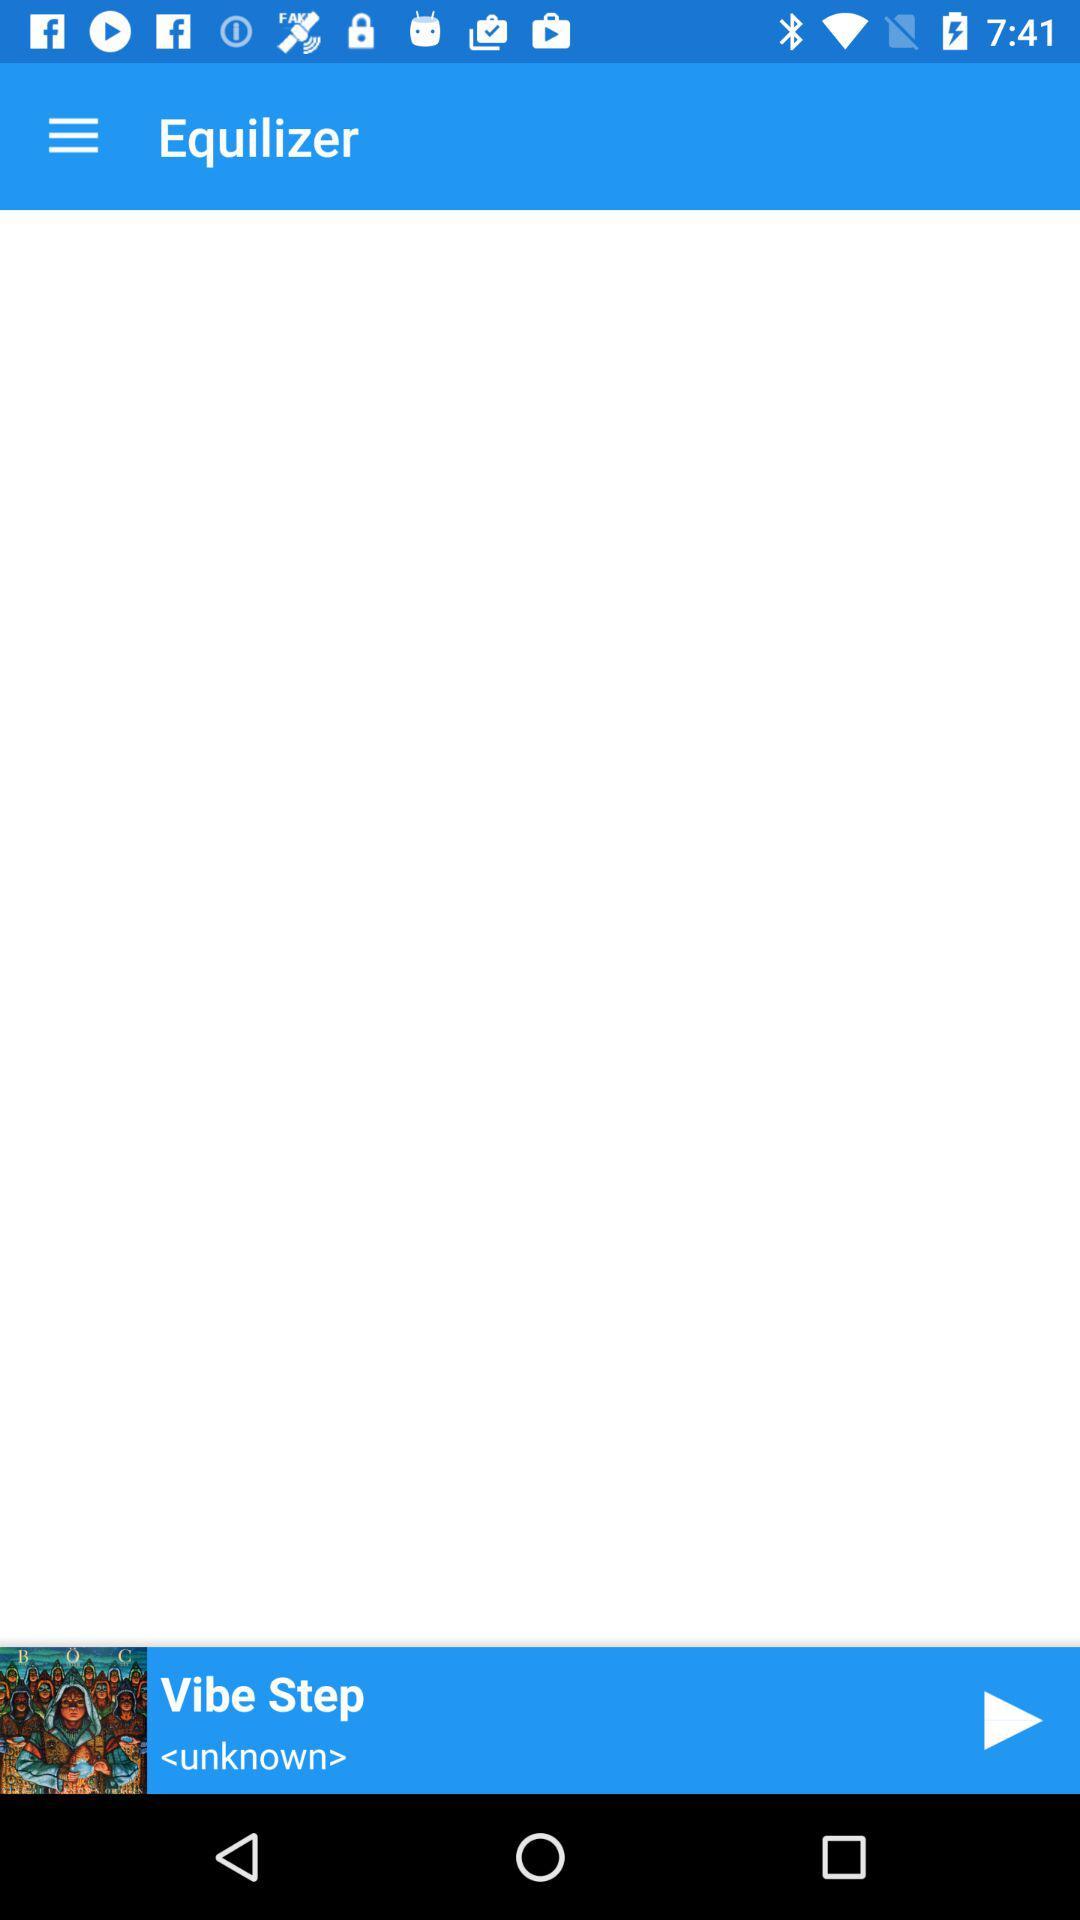 This screenshot has width=1080, height=1920. I want to click on icon to the right of the vibe step item, so click(1006, 1719).